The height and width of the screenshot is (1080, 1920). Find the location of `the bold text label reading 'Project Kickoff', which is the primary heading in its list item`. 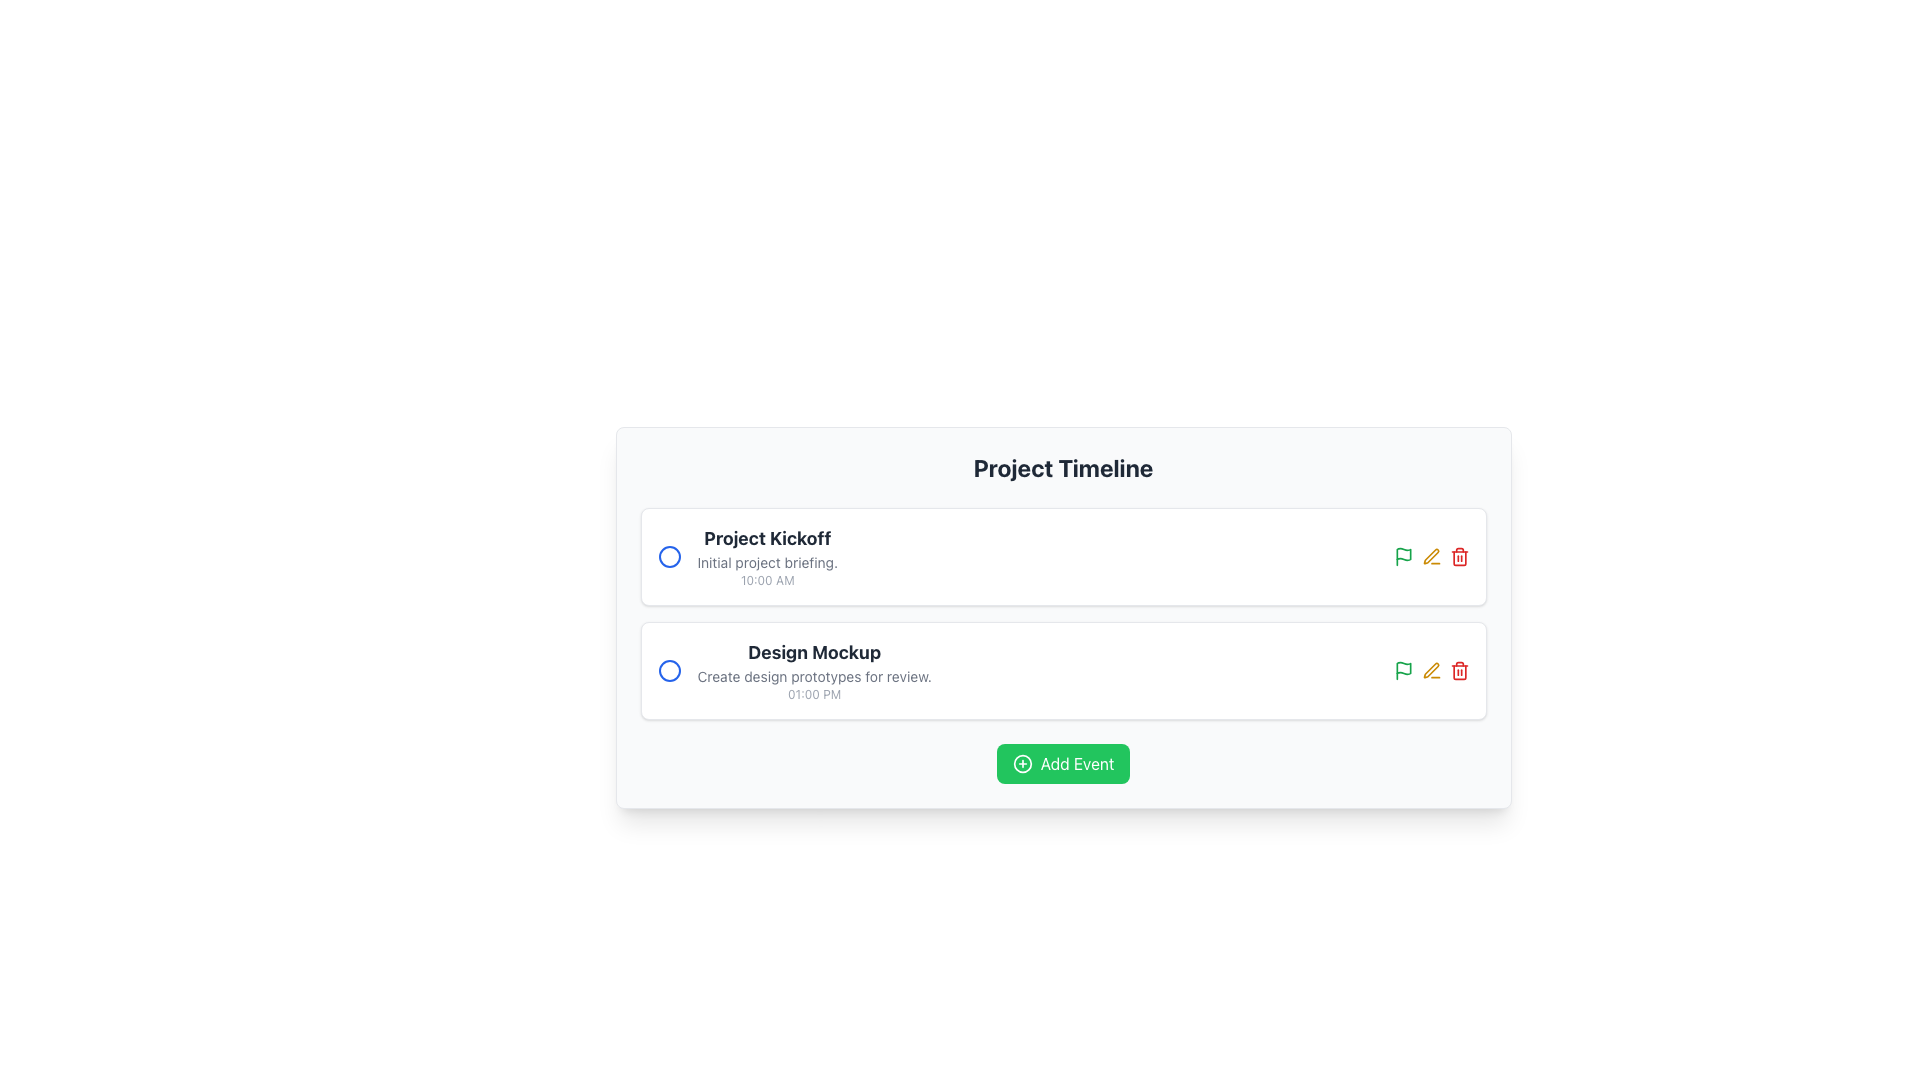

the bold text label reading 'Project Kickoff', which is the primary heading in its list item is located at coordinates (766, 538).